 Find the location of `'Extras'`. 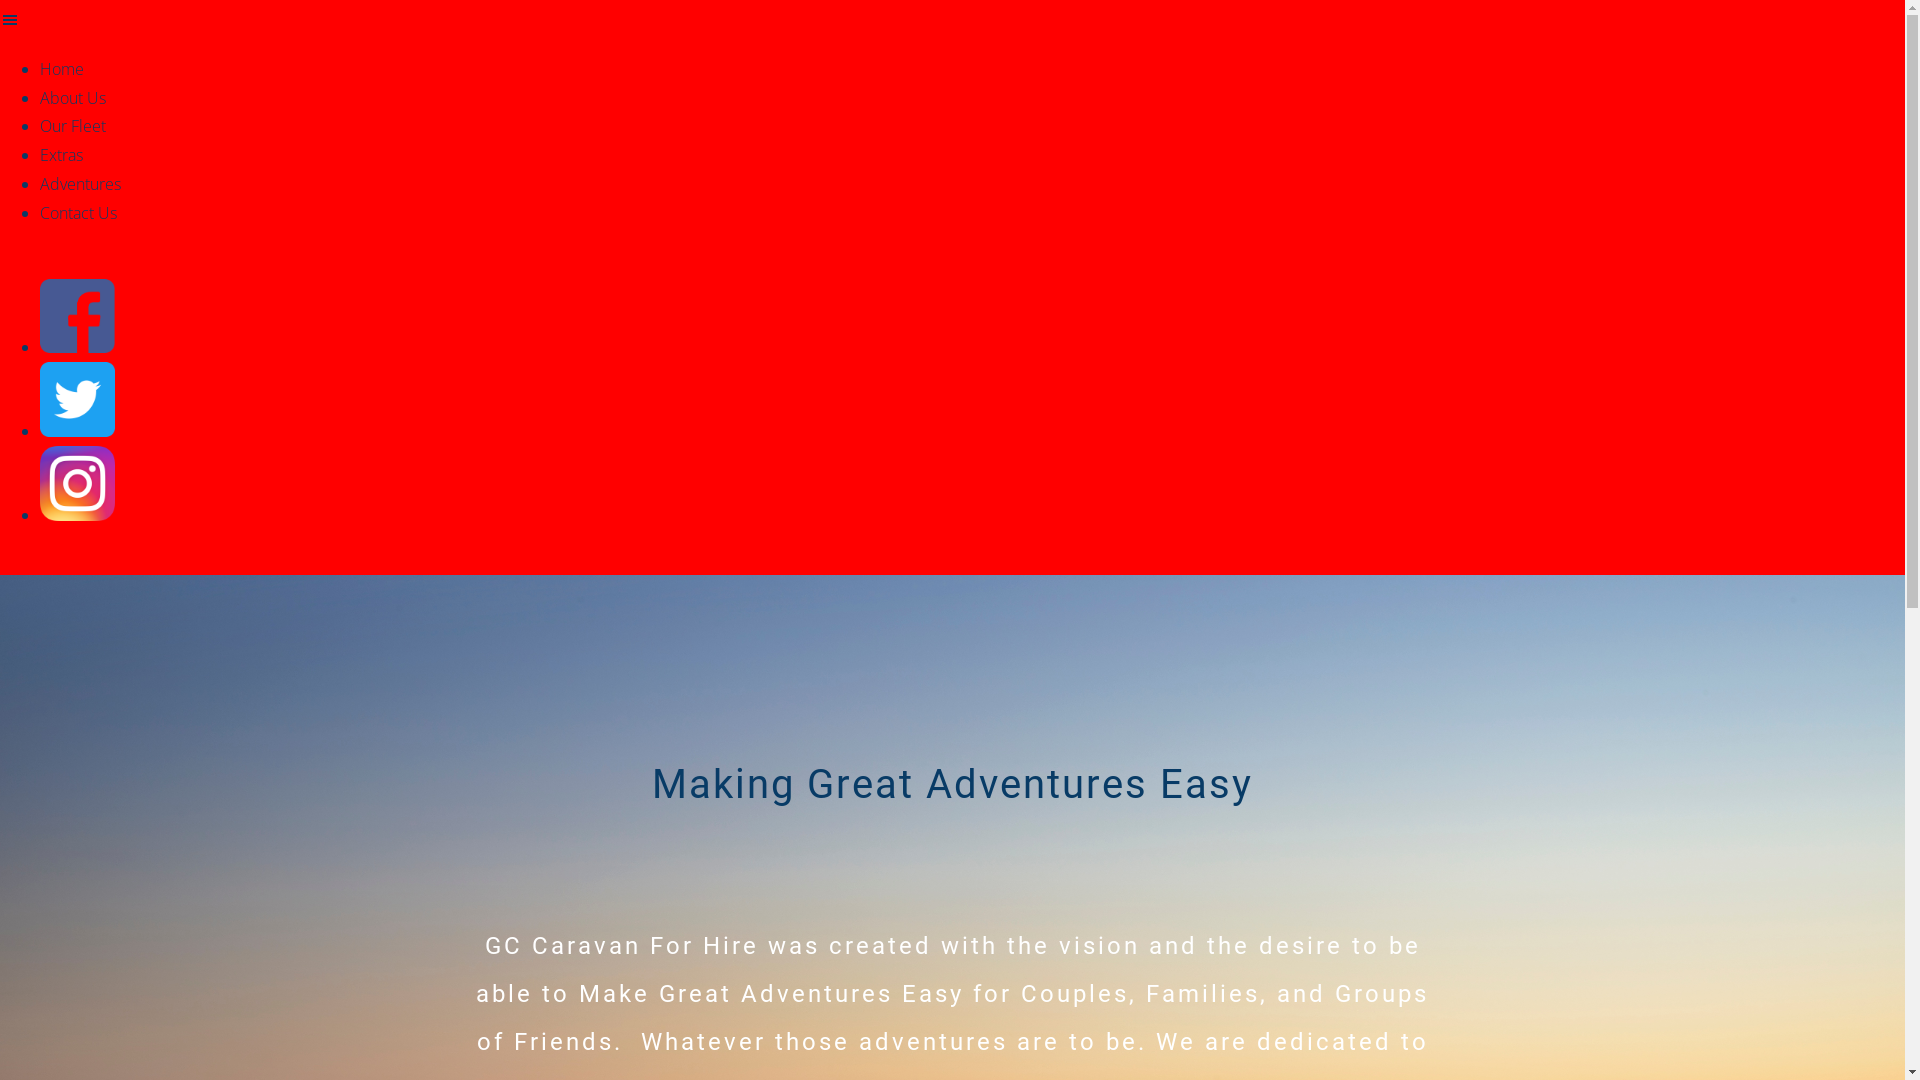

'Extras' is located at coordinates (61, 153).